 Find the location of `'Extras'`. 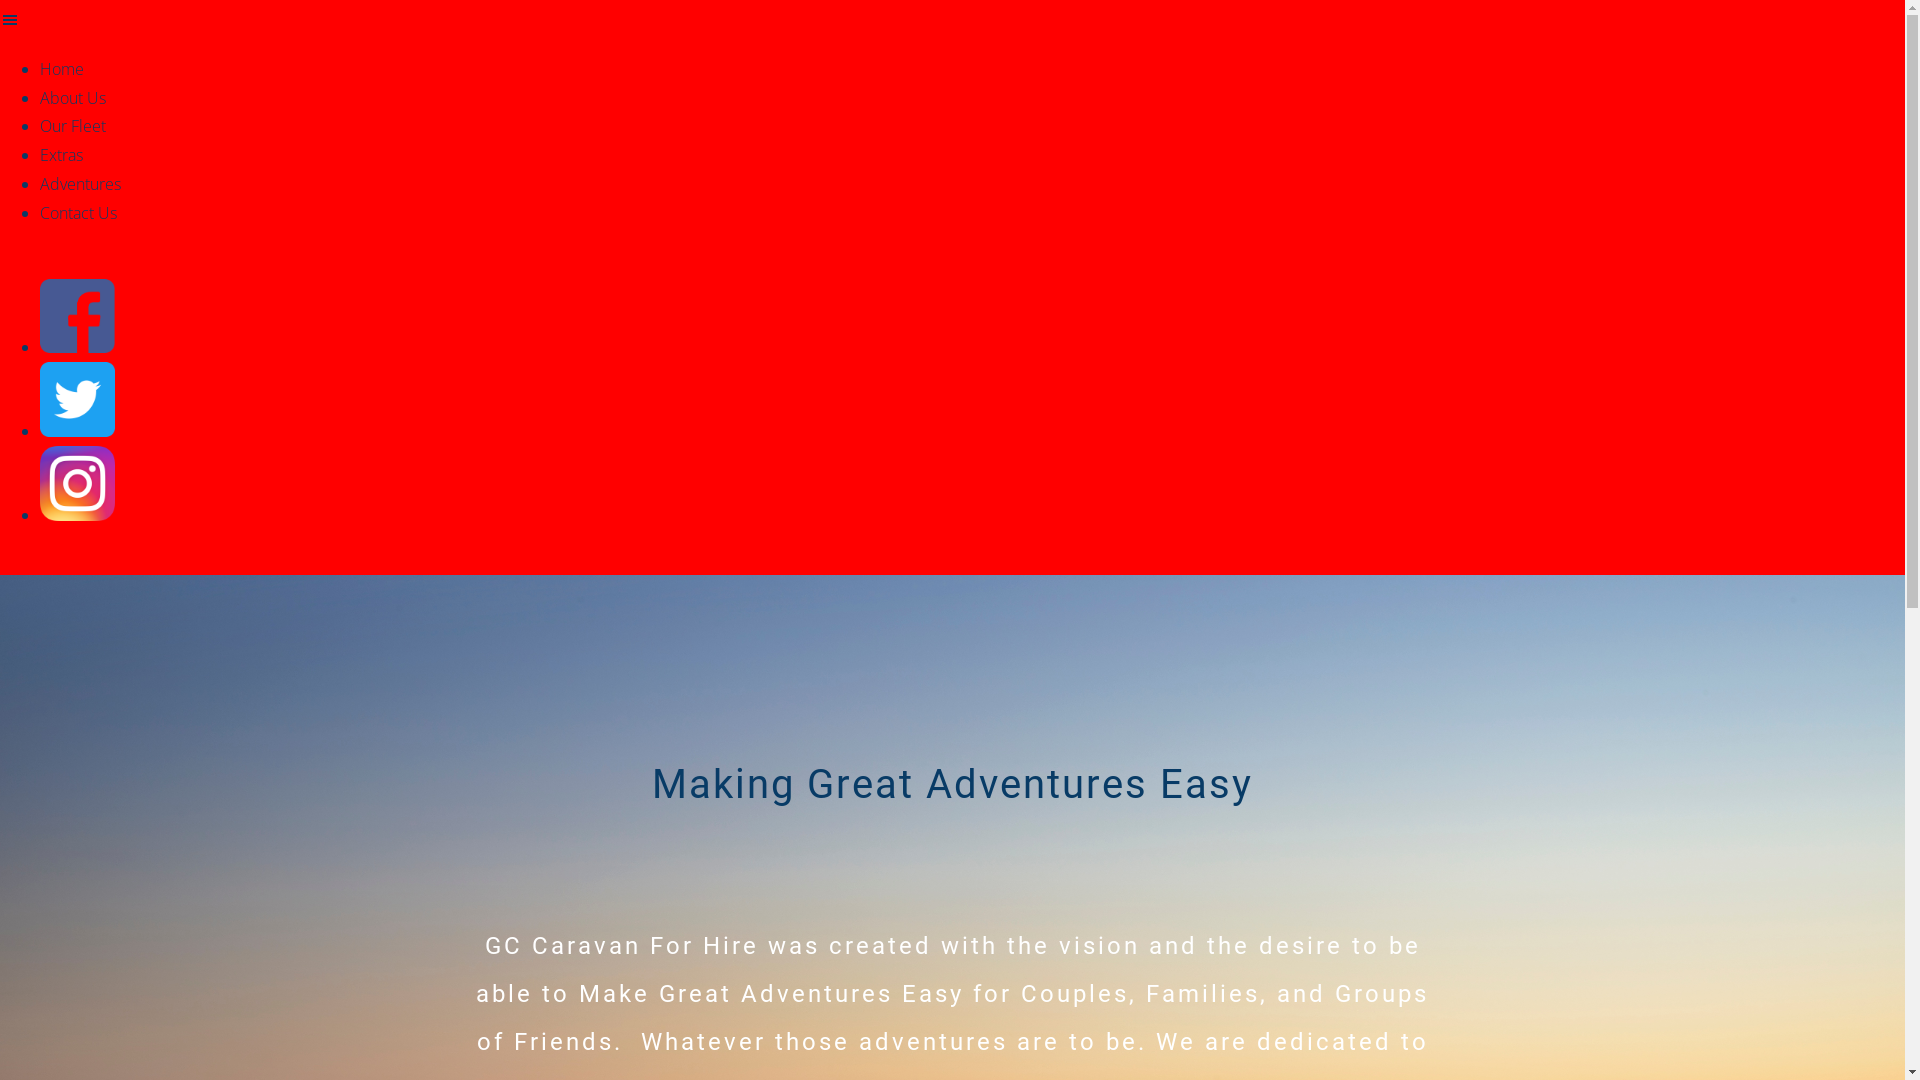

'Extras' is located at coordinates (61, 153).